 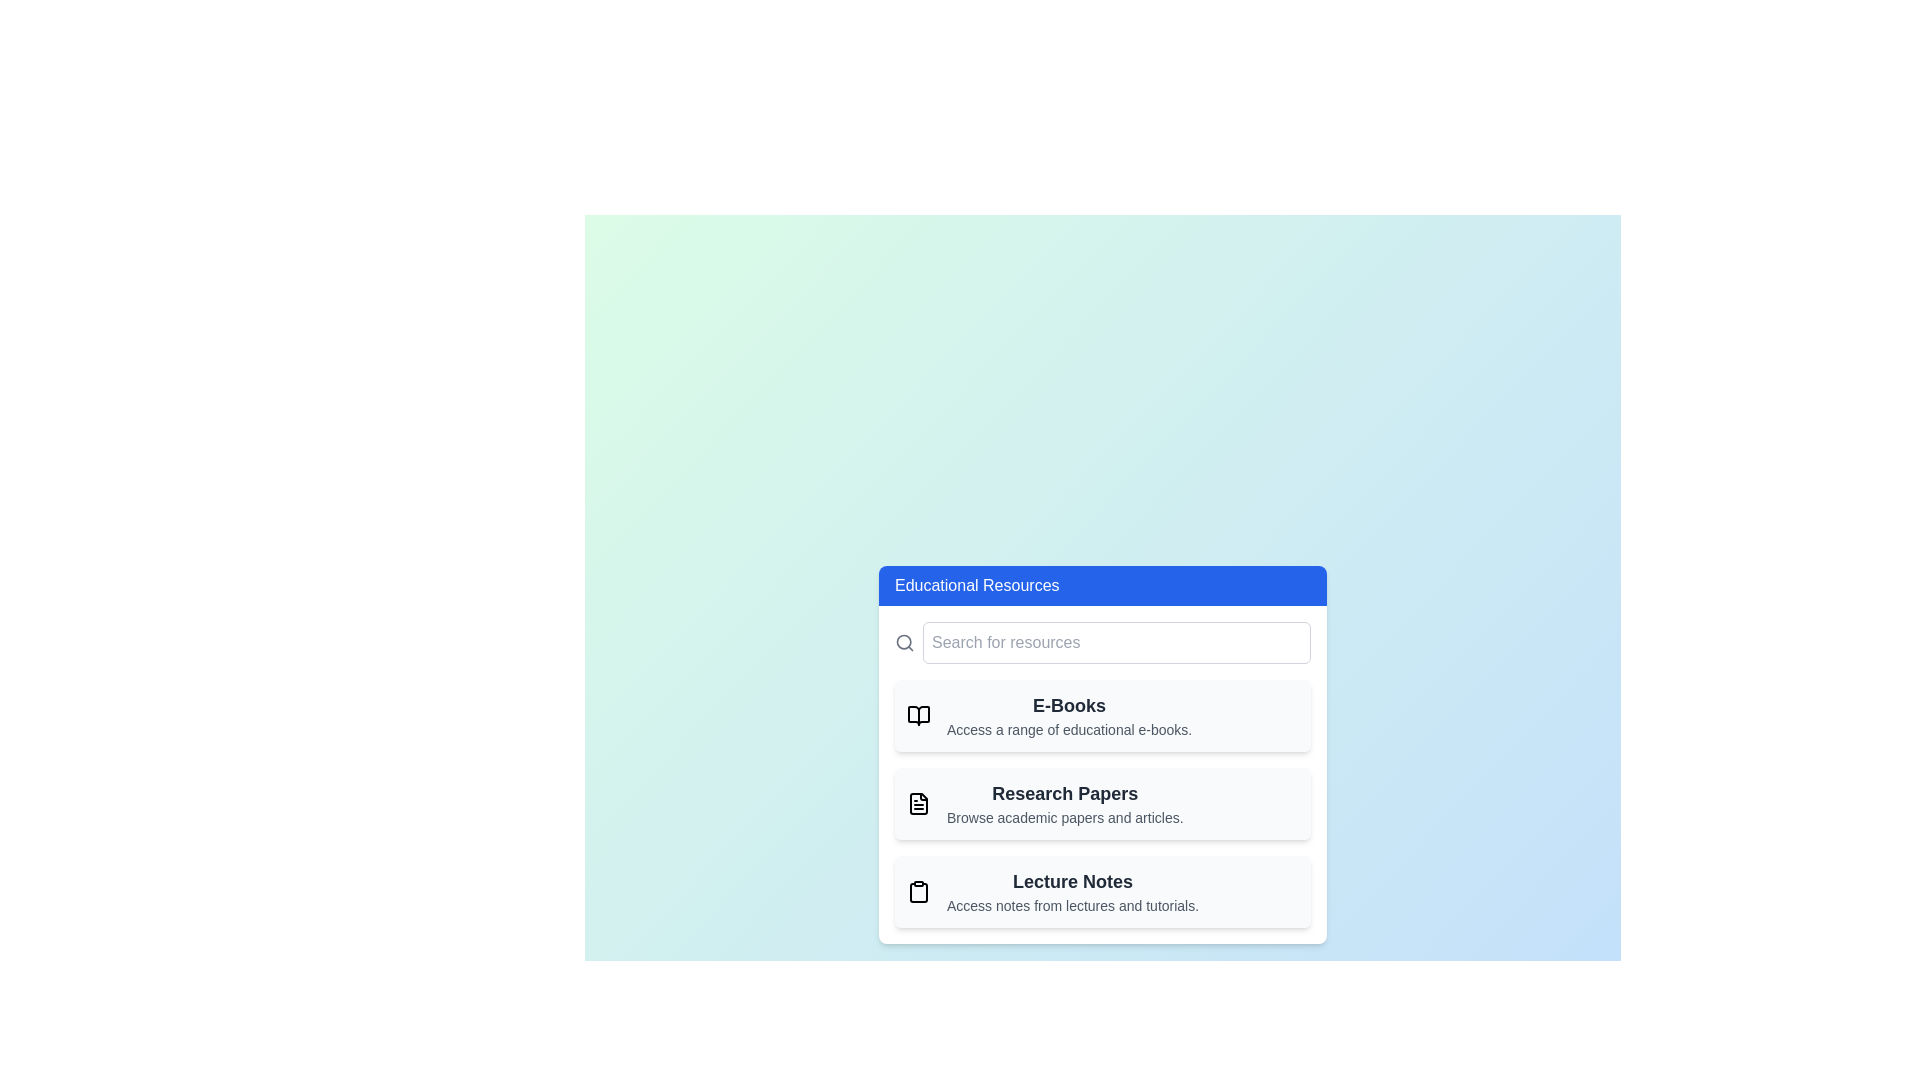 What do you see at coordinates (917, 890) in the screenshot?
I see `the icon representing Lecture Notes` at bounding box center [917, 890].